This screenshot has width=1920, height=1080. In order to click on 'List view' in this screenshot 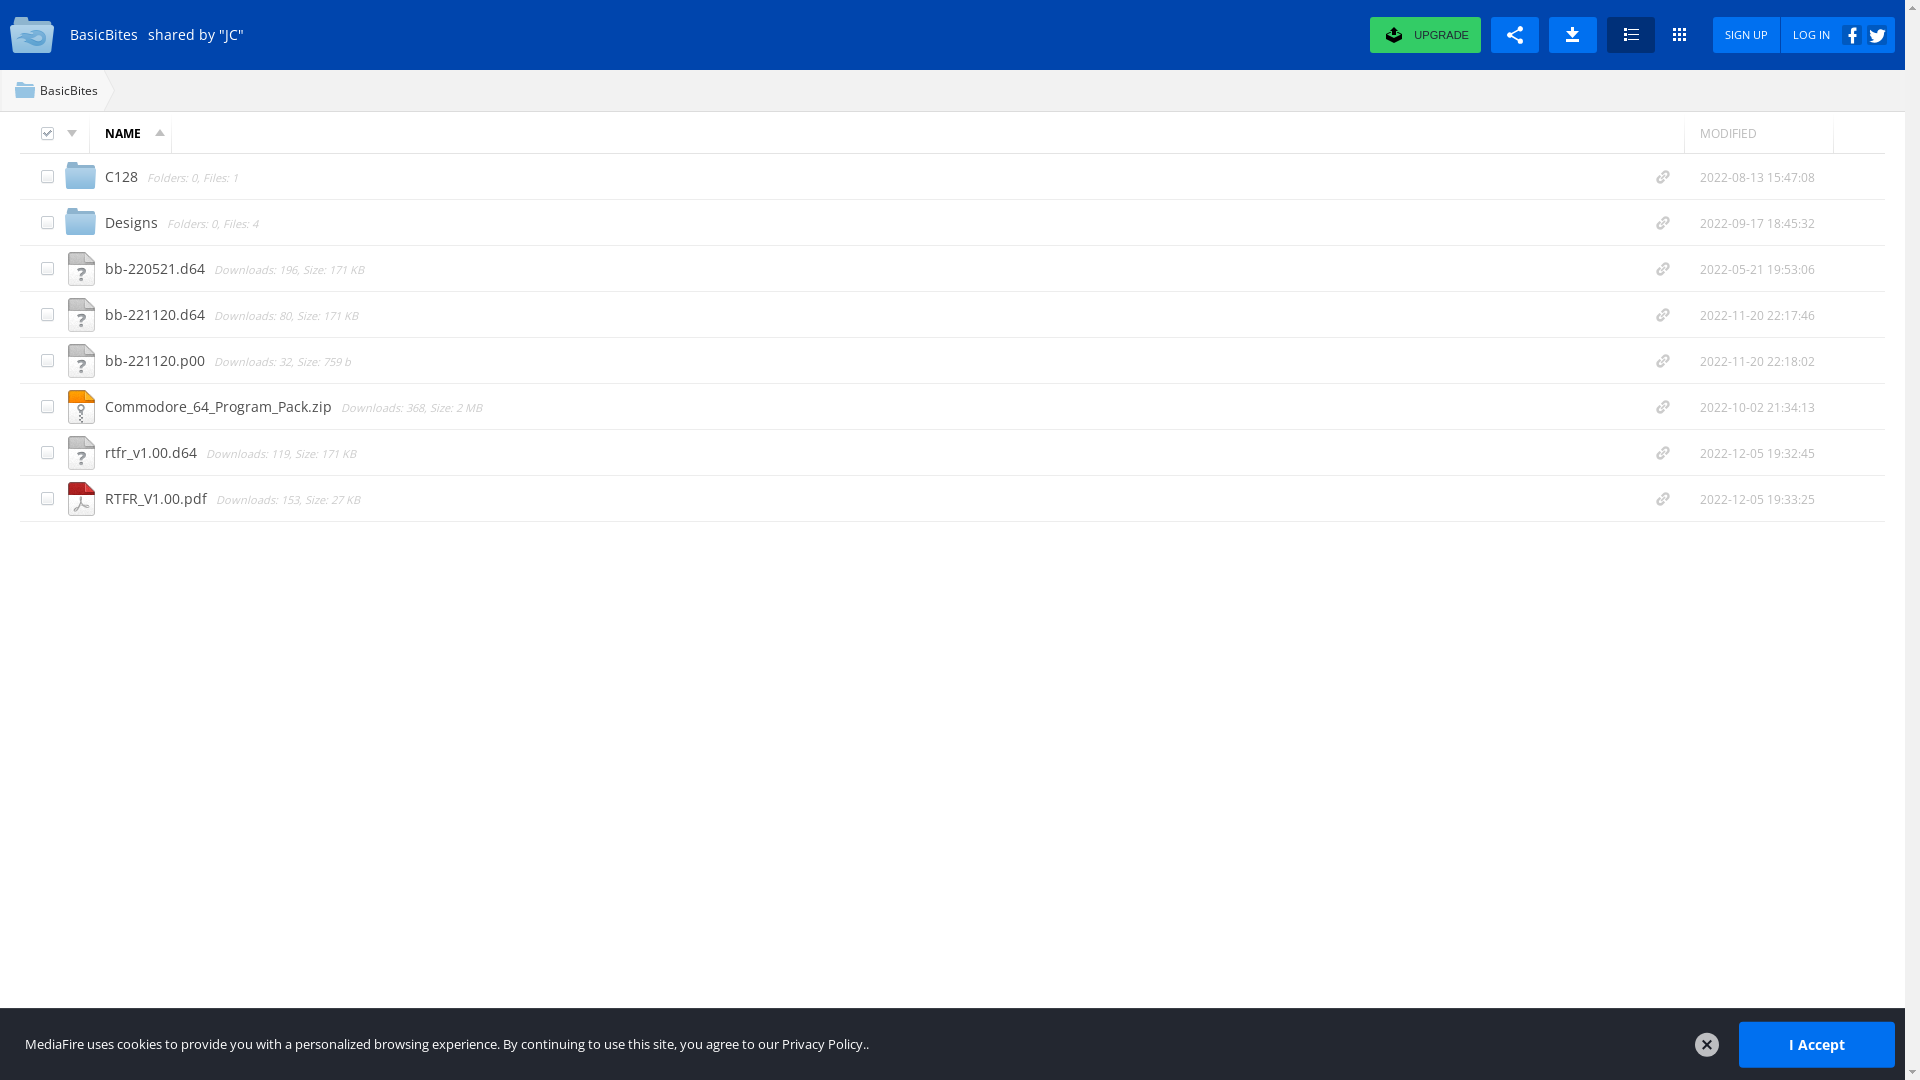, I will do `click(1631, 34)`.